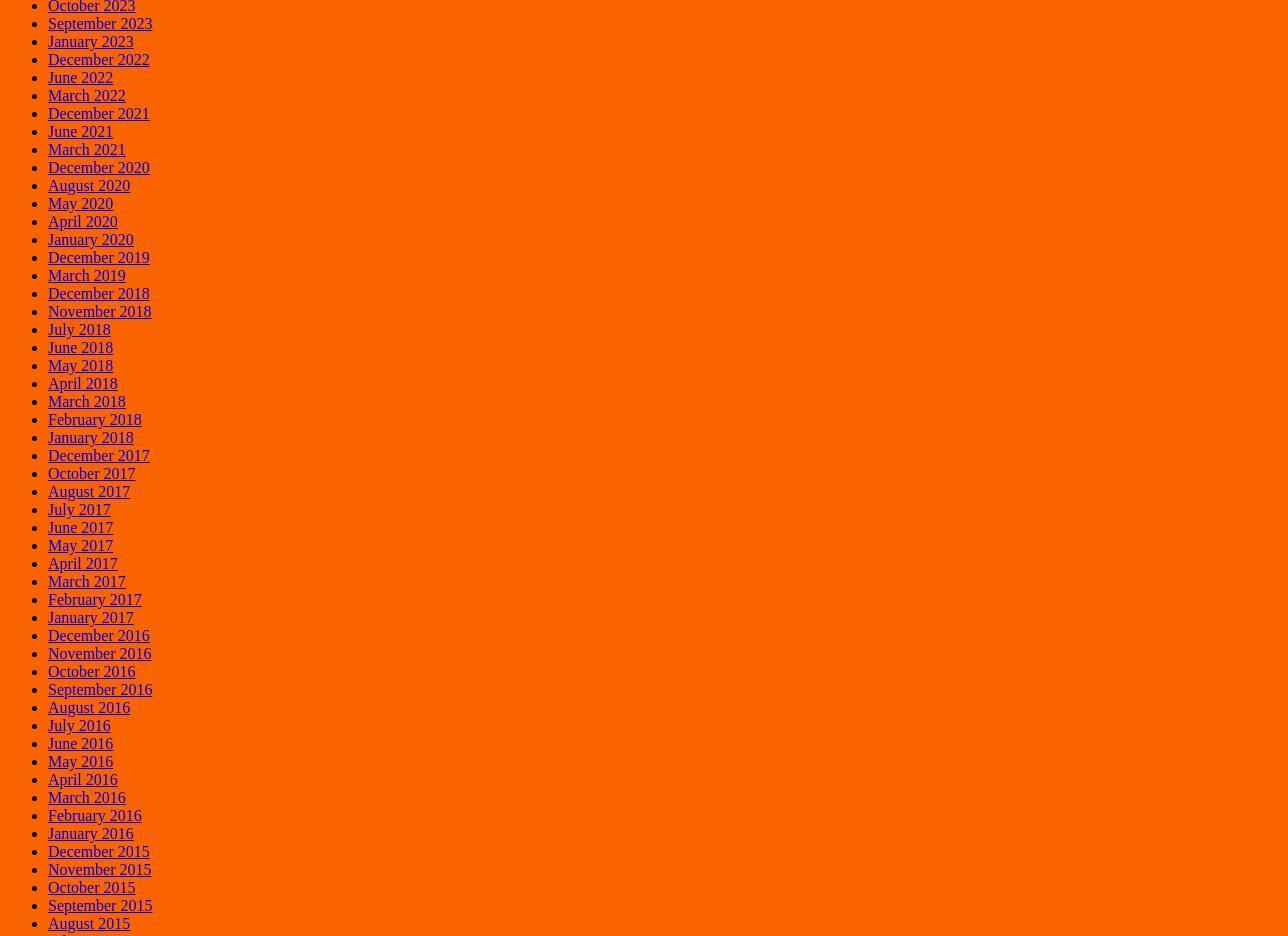 This screenshot has height=936, width=1288. Describe the element at coordinates (89, 832) in the screenshot. I see `'January 2016'` at that location.